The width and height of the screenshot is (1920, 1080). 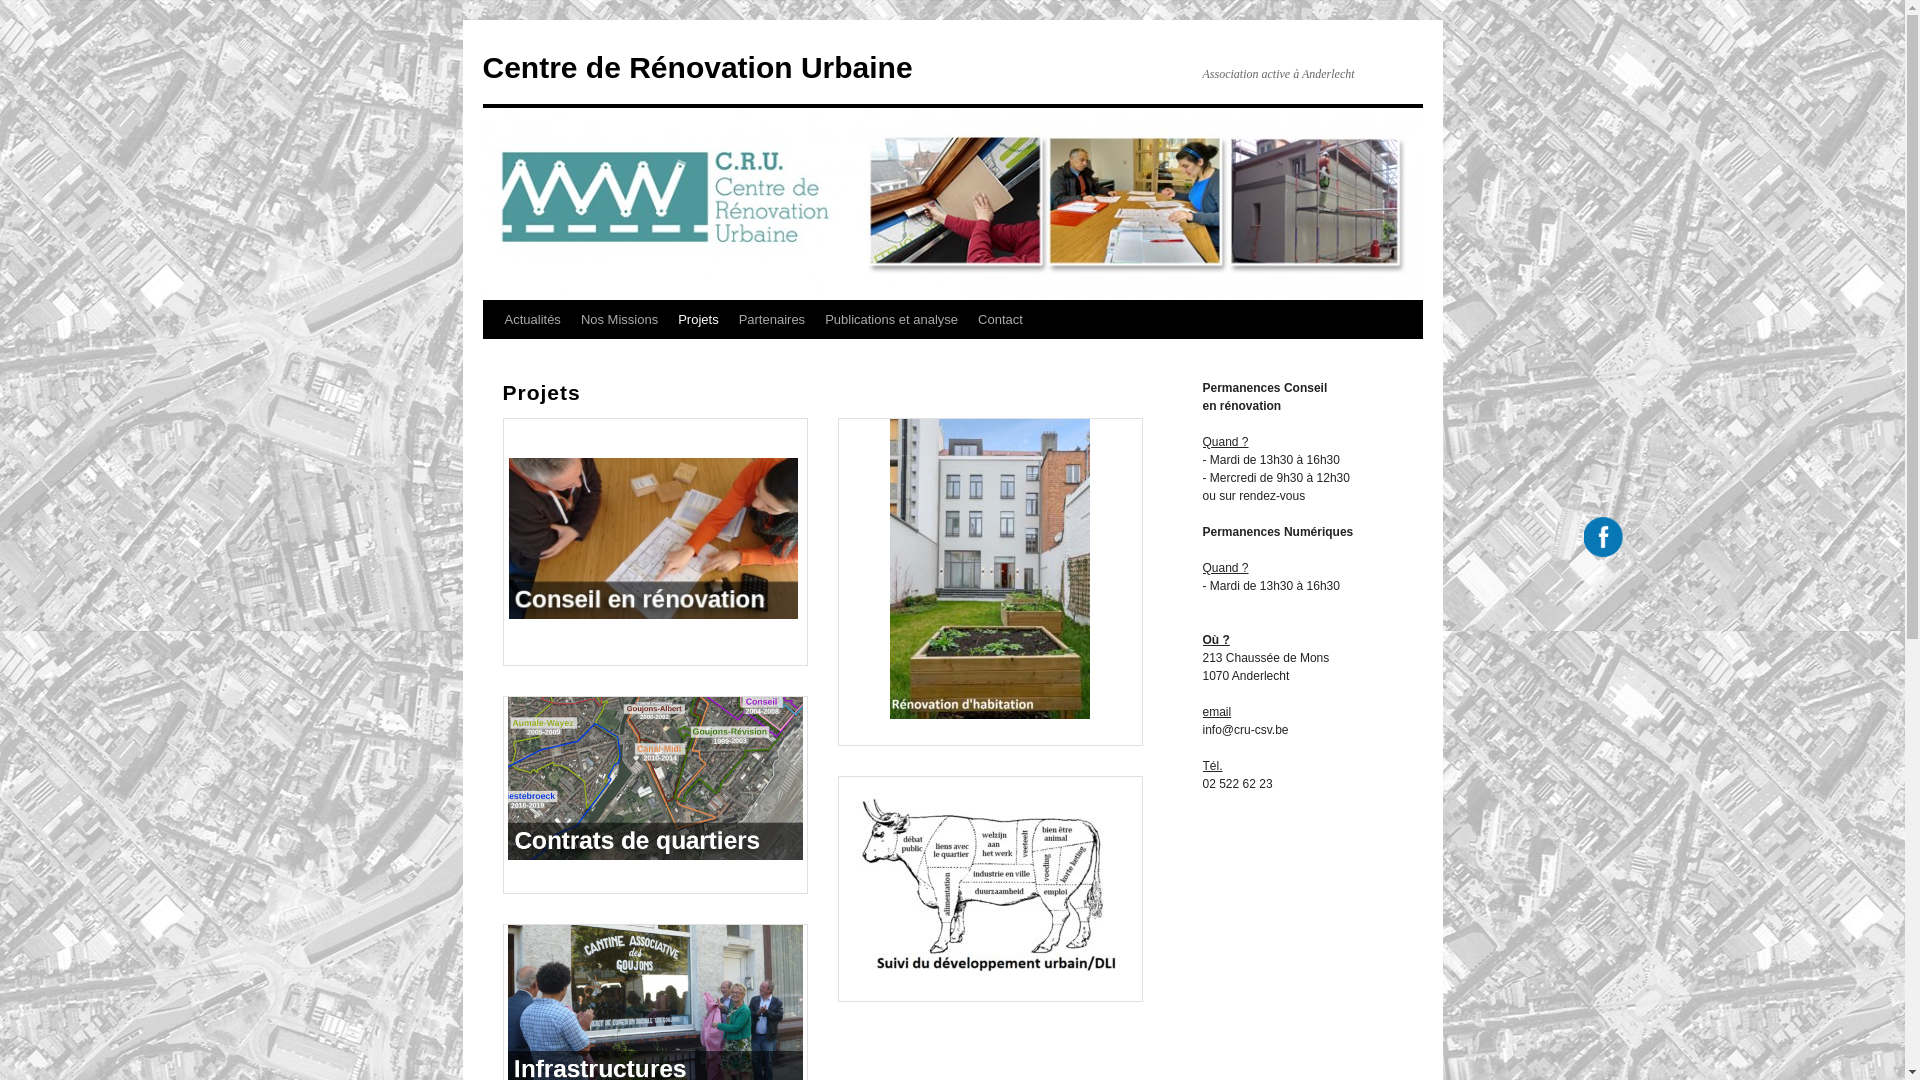 I want to click on 'Contact', so click(x=968, y=319).